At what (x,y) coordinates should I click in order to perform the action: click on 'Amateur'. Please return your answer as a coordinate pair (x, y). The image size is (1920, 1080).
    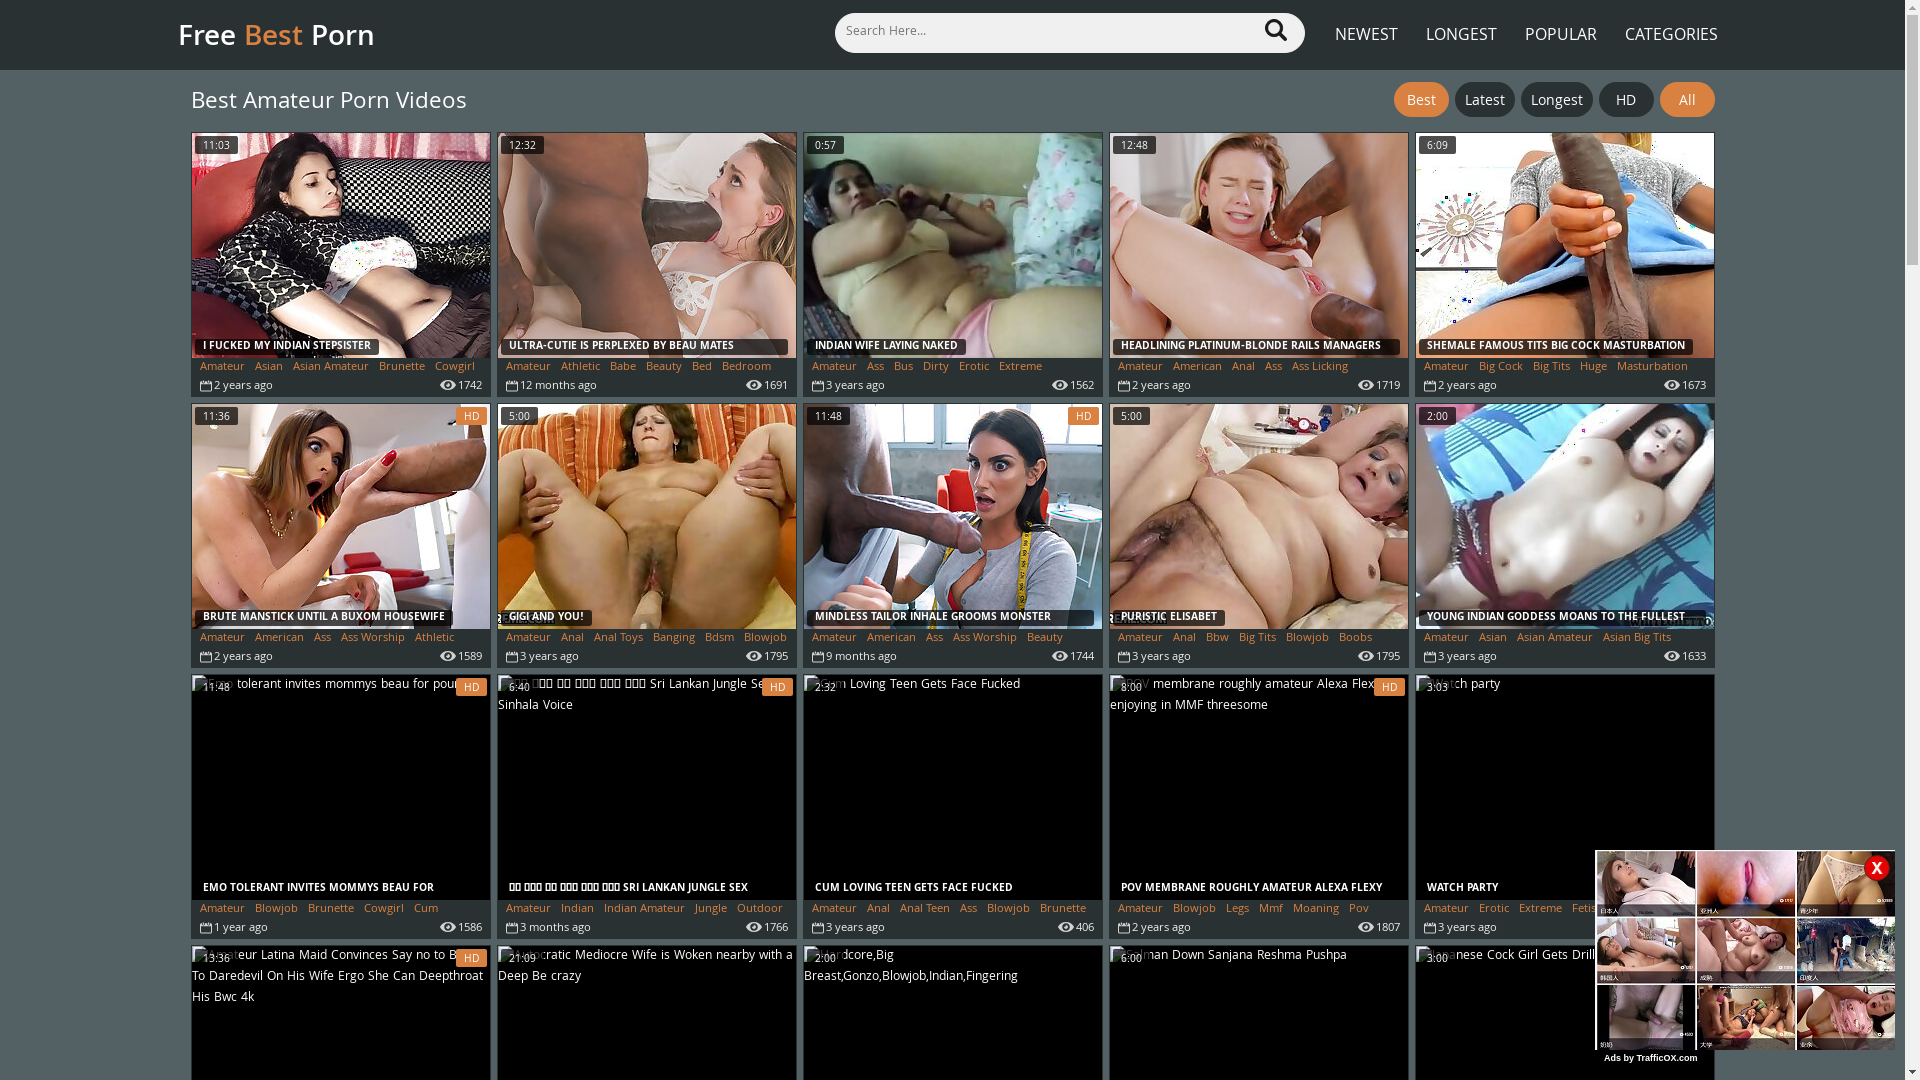
    Looking at the image, I should click on (1446, 909).